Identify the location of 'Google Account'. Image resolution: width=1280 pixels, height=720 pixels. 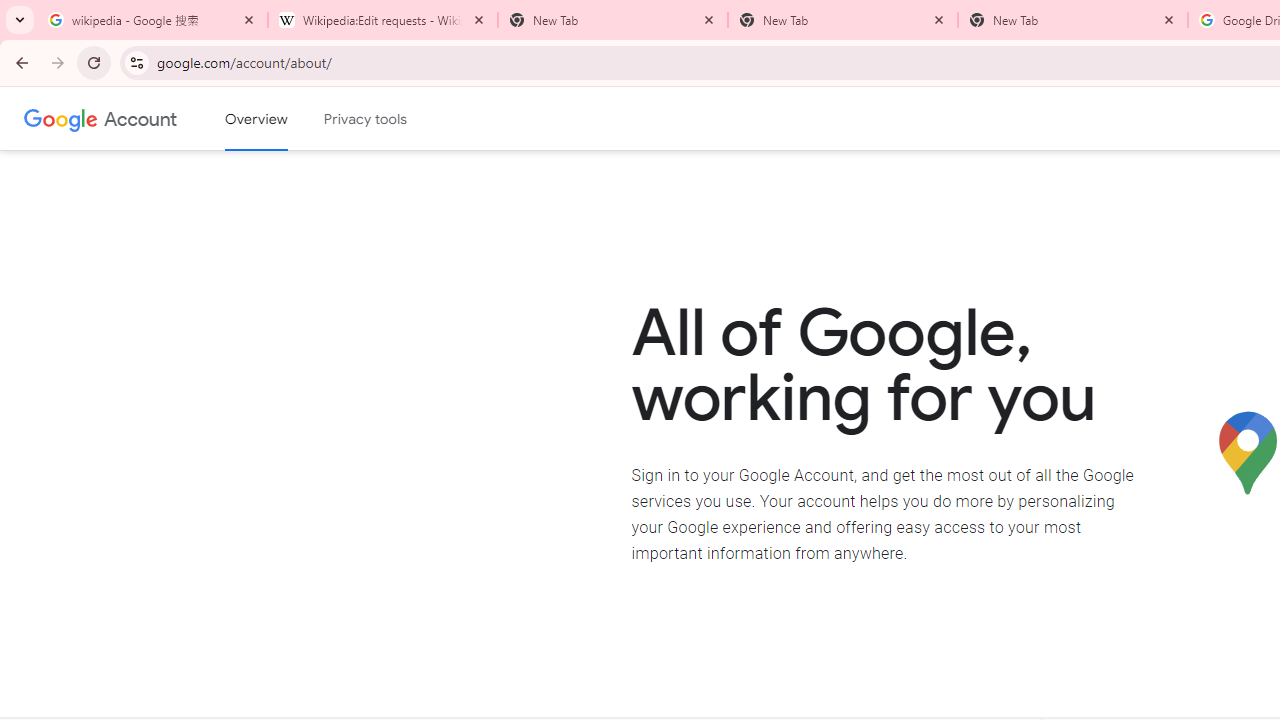
(139, 118).